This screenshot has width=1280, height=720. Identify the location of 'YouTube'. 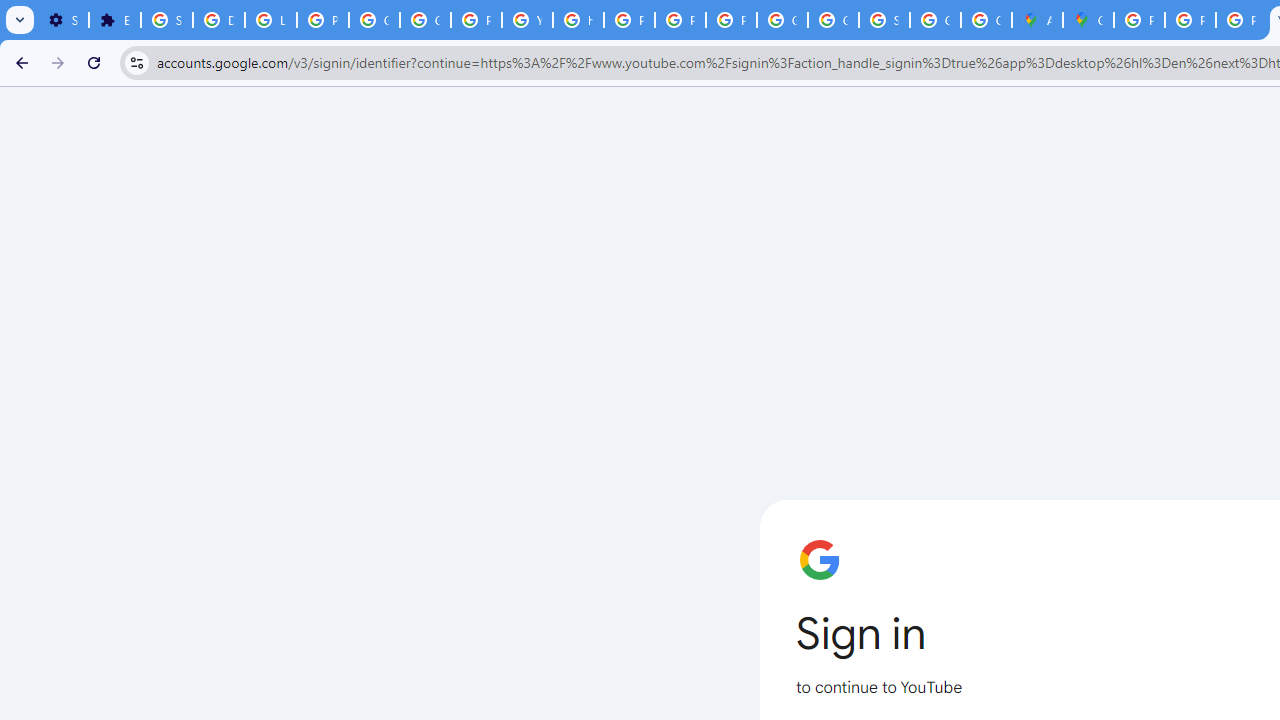
(527, 20).